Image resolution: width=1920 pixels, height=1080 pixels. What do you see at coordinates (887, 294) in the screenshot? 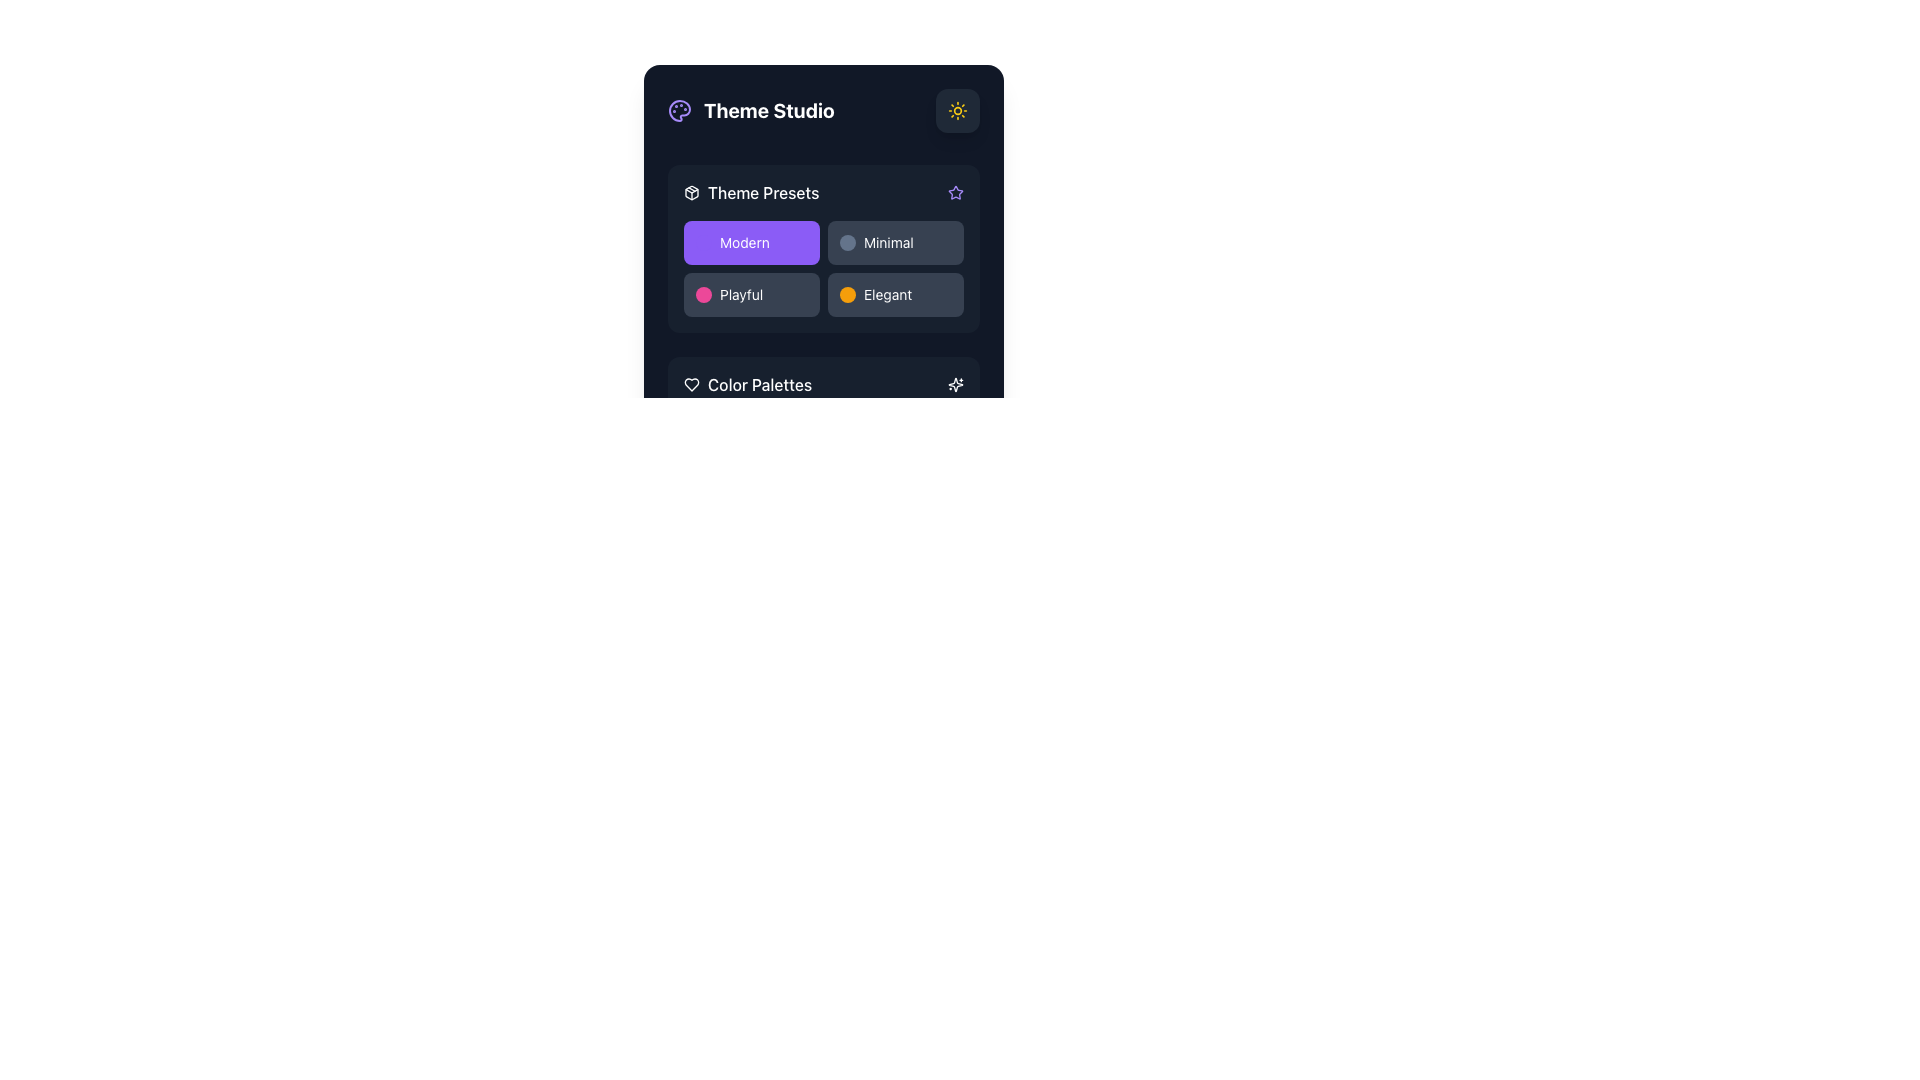
I see `the 'Theme Preset' text label indicating 'Elegant', which is located in the 'Theme Presets' section of the interface, to the right of a small orange circular indicator` at bounding box center [887, 294].